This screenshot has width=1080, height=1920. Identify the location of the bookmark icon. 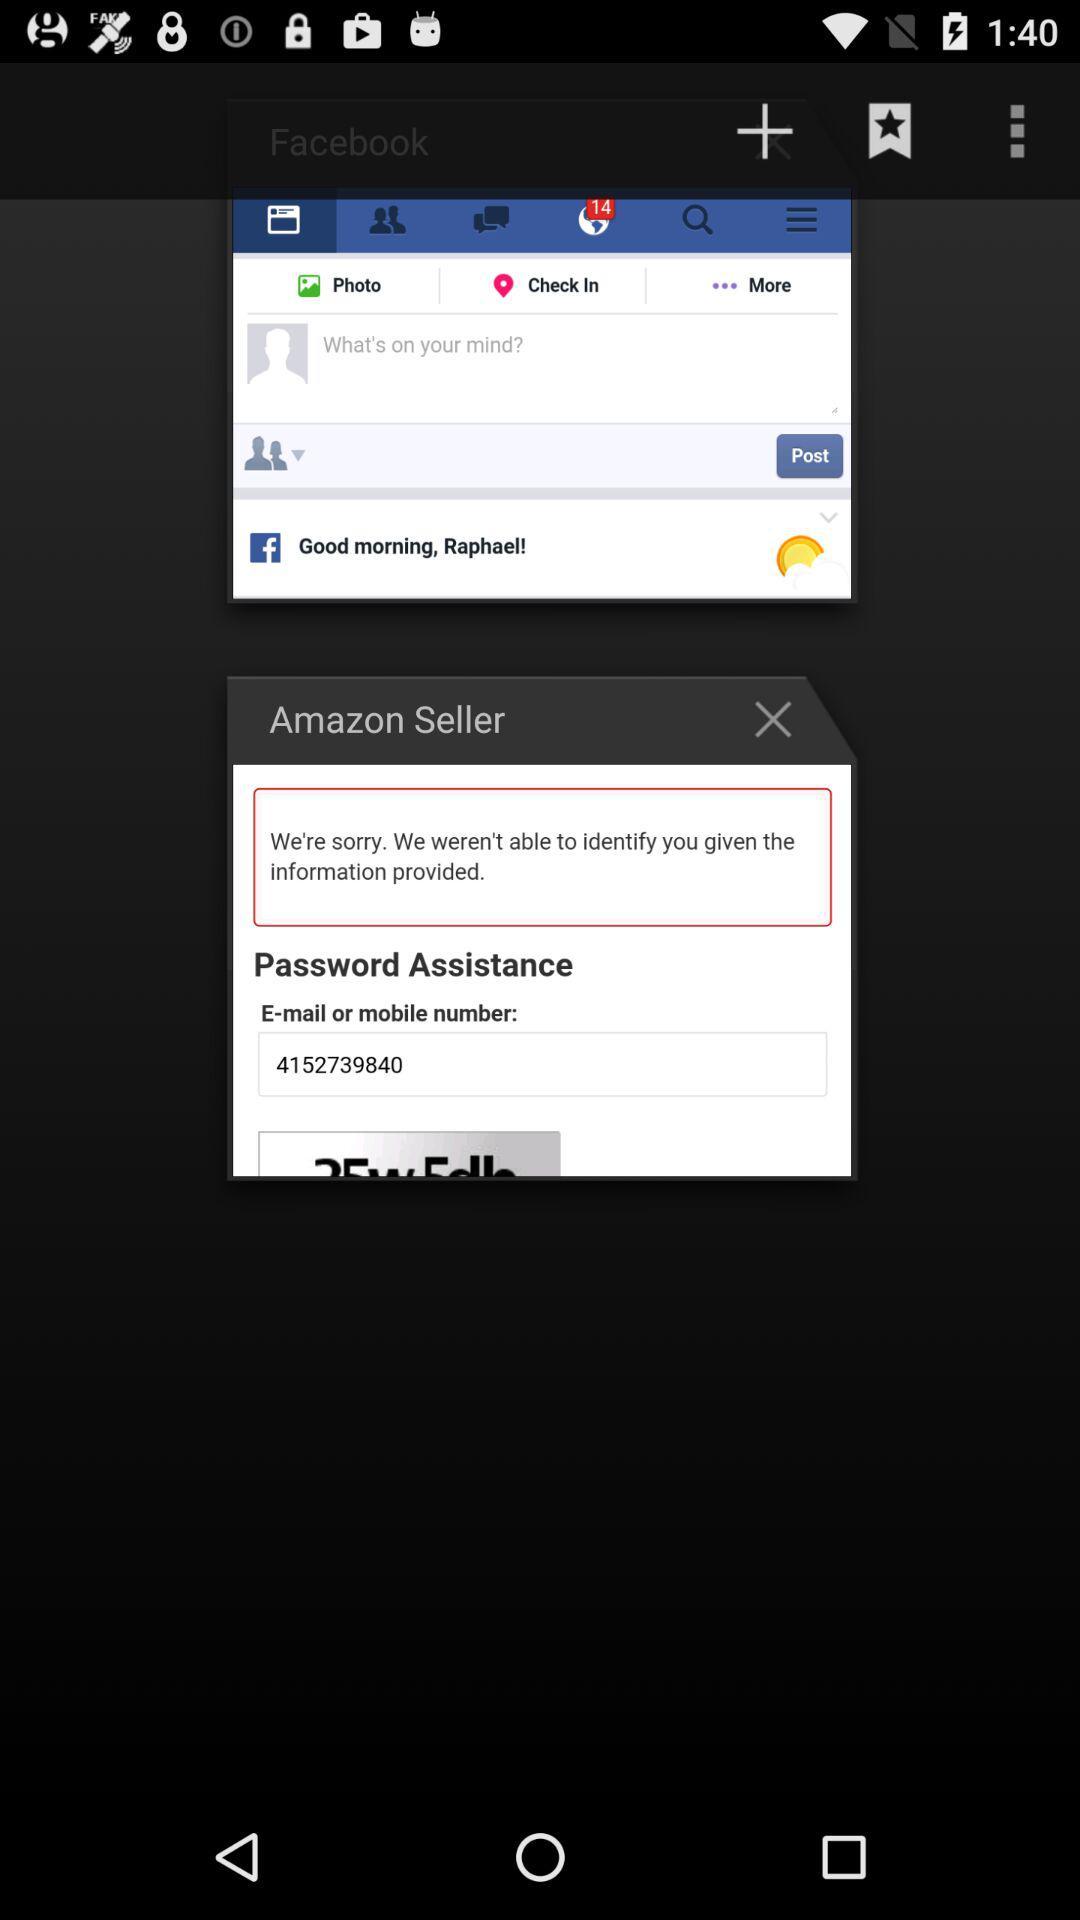
(890, 139).